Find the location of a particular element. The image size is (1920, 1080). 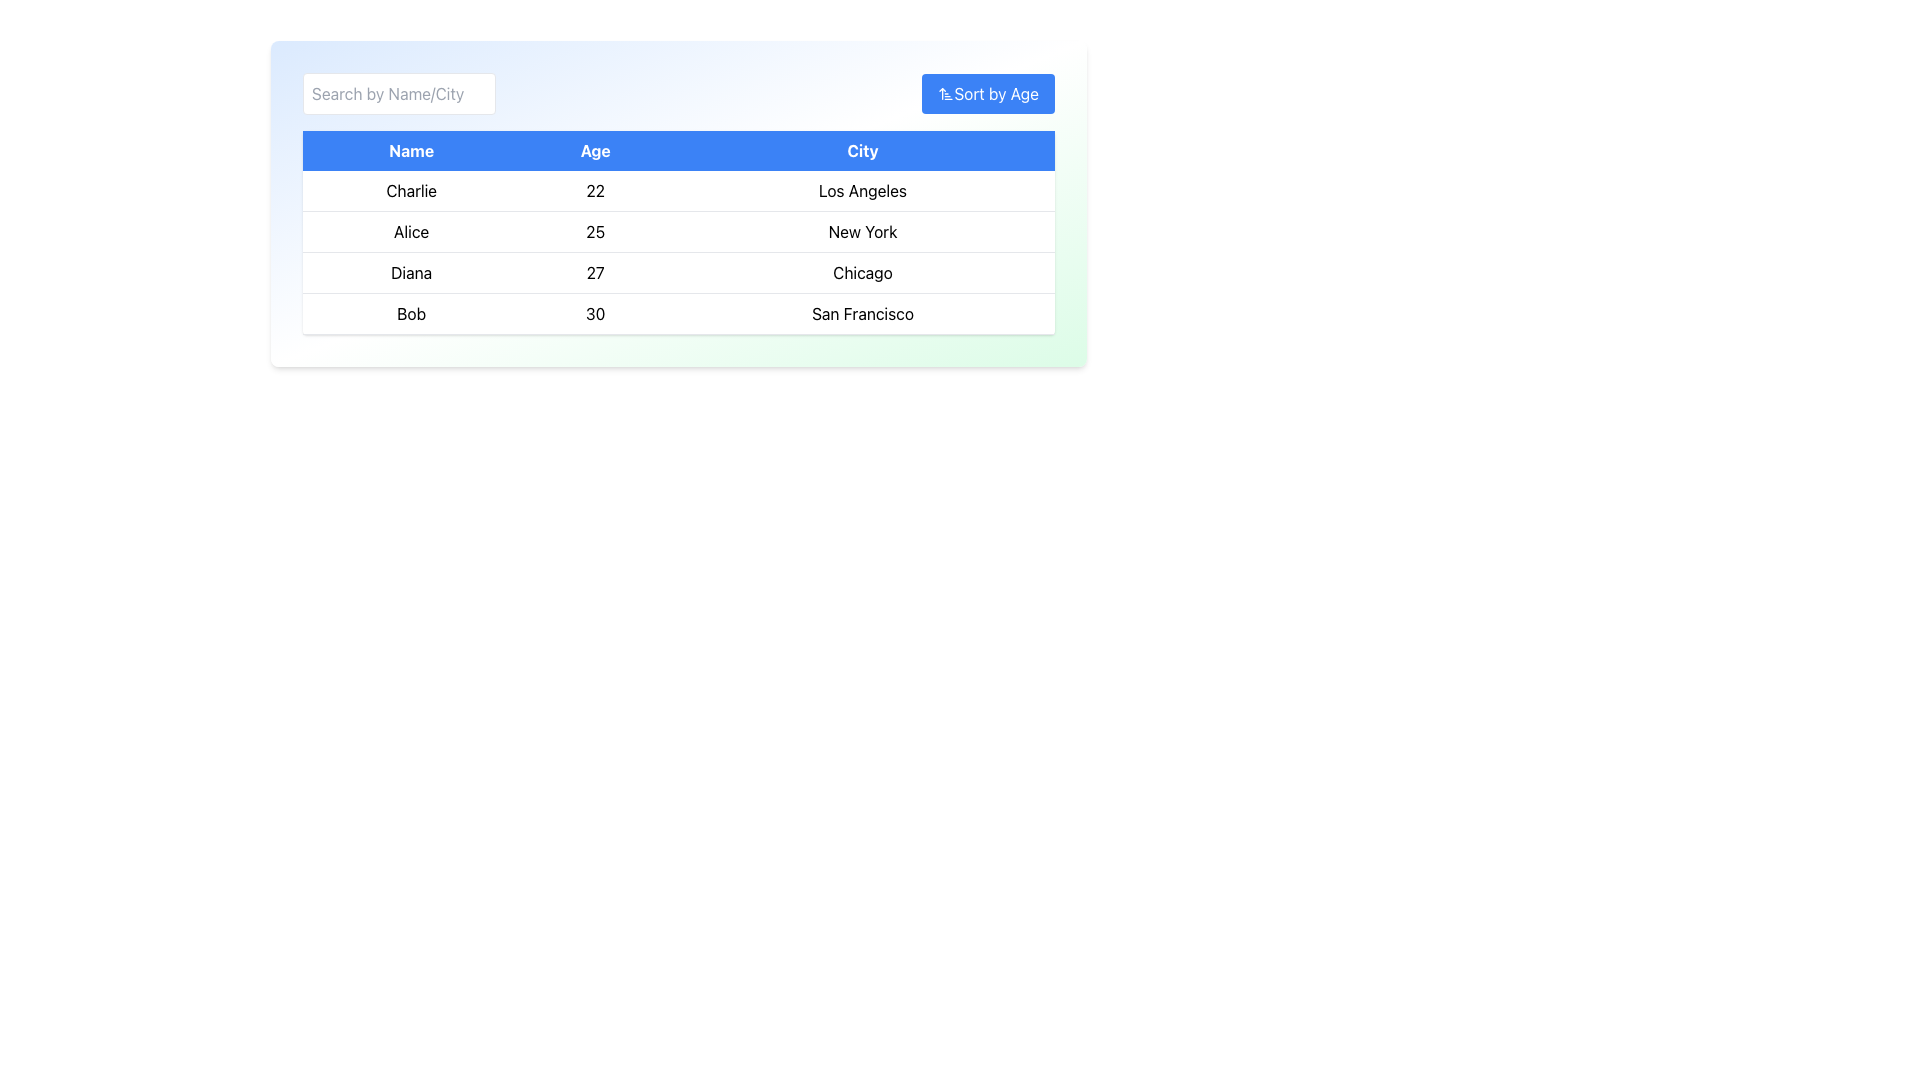

the button with a blue background and white text that reads 'Sort by Age' to sort the items by age is located at coordinates (988, 93).